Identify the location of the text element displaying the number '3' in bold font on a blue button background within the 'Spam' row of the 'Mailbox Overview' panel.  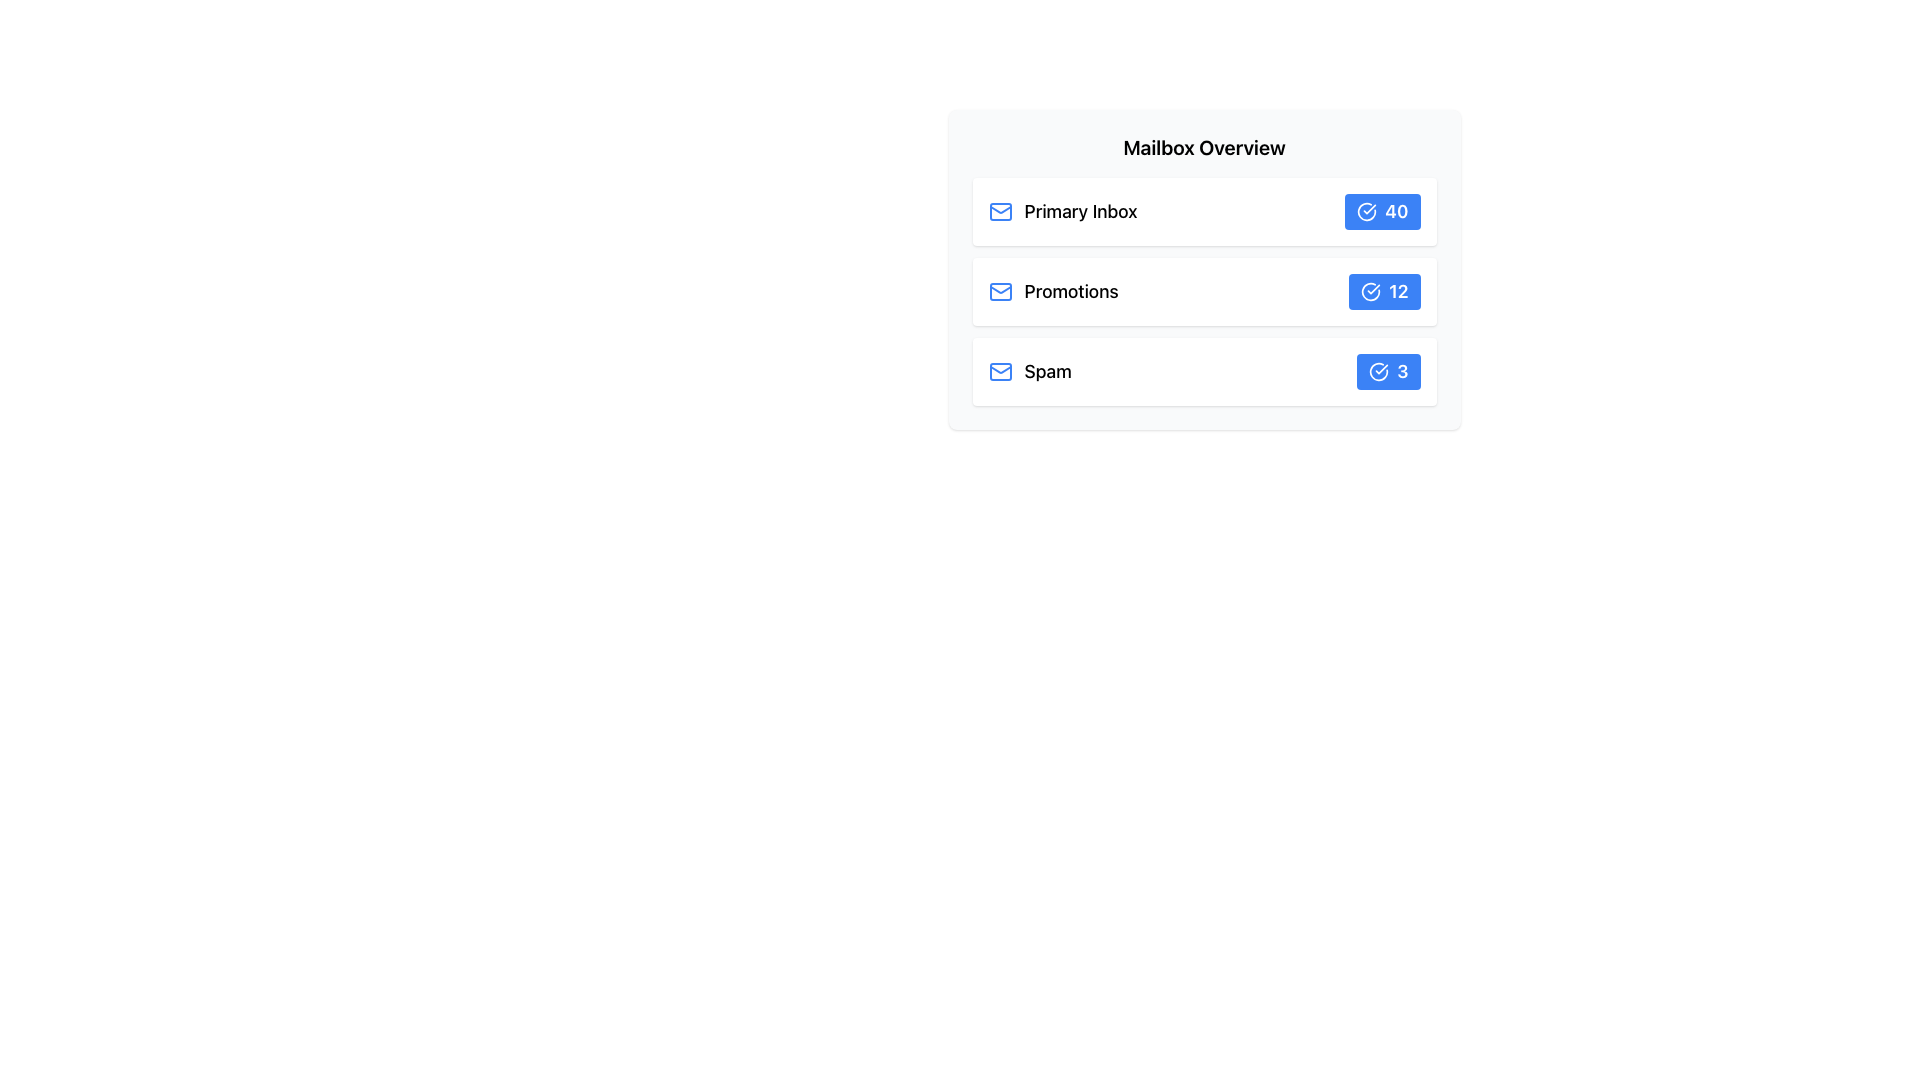
(1401, 371).